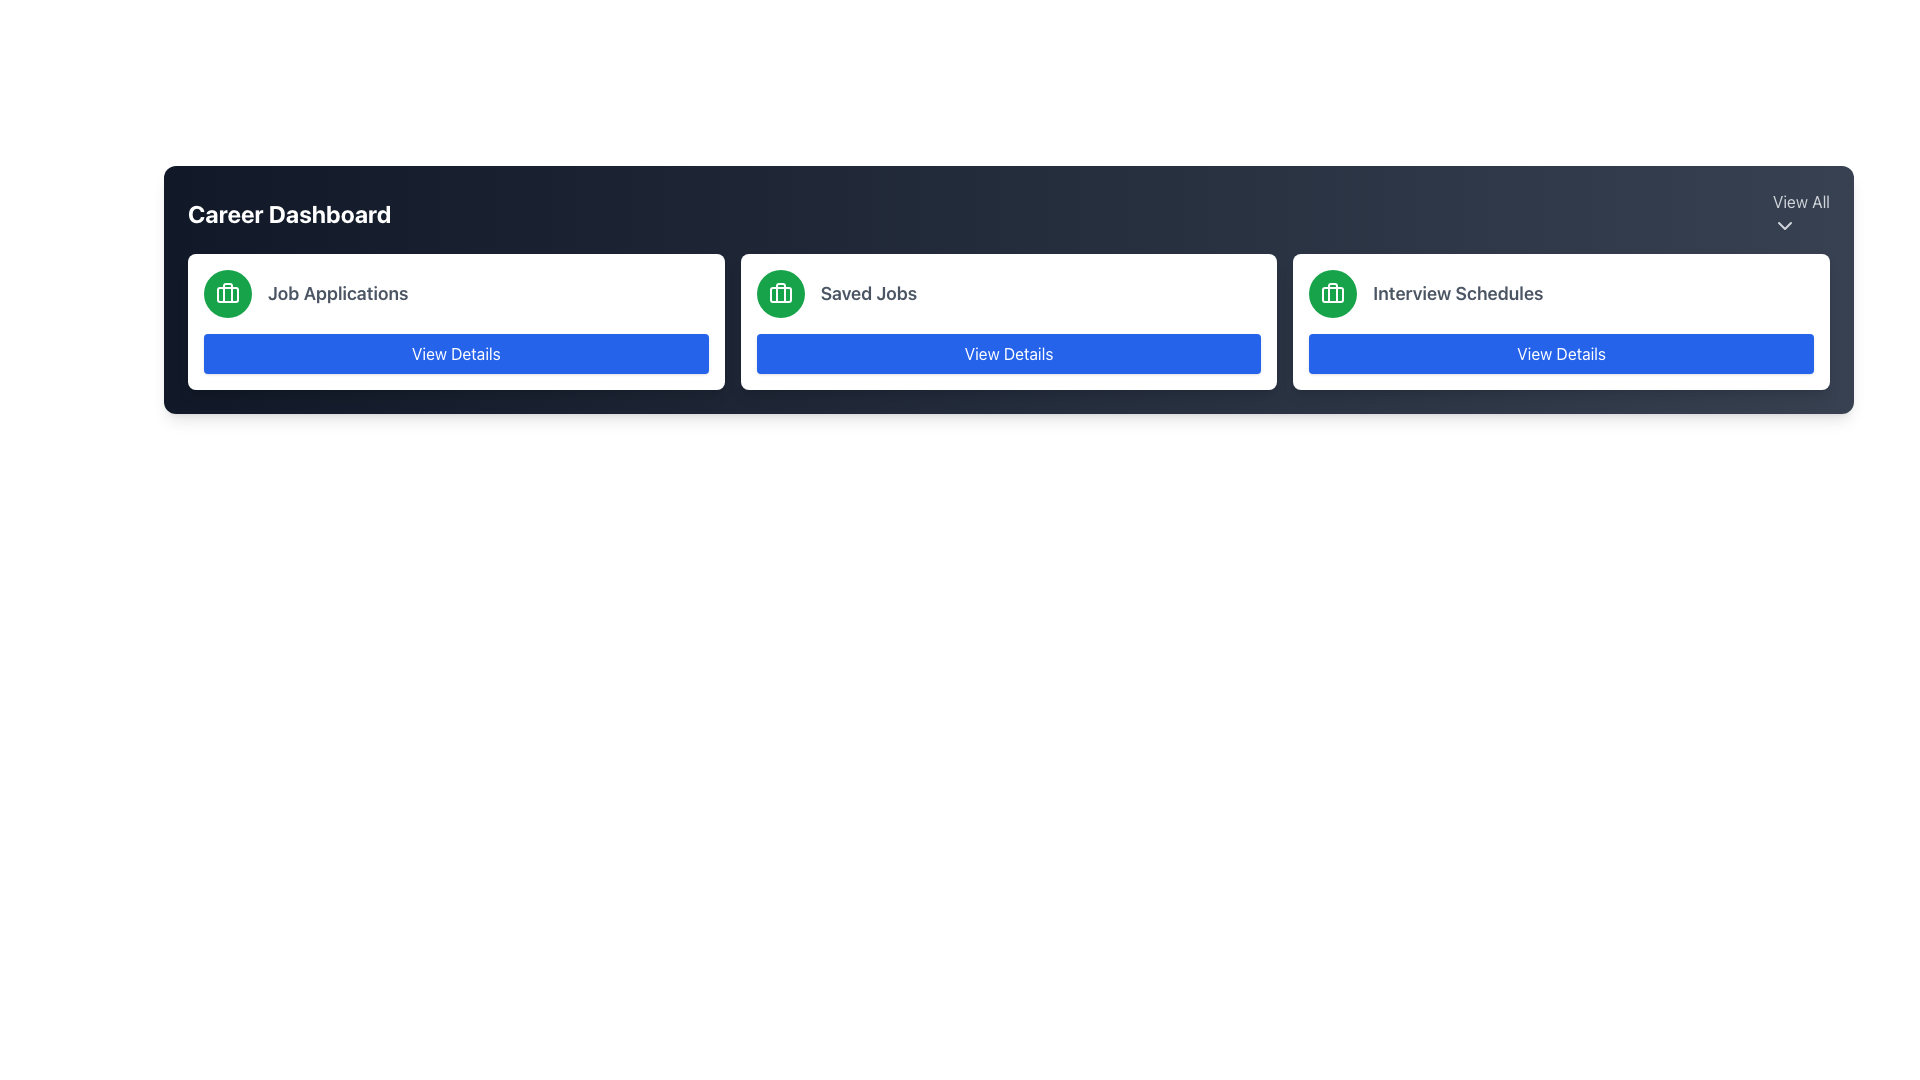 The width and height of the screenshot is (1920, 1080). What do you see at coordinates (338, 293) in the screenshot?
I see `the Text Label that serves as a header for job application information in the leftmost card of the 'Career Dashboard' section for accessibility navigation` at bounding box center [338, 293].